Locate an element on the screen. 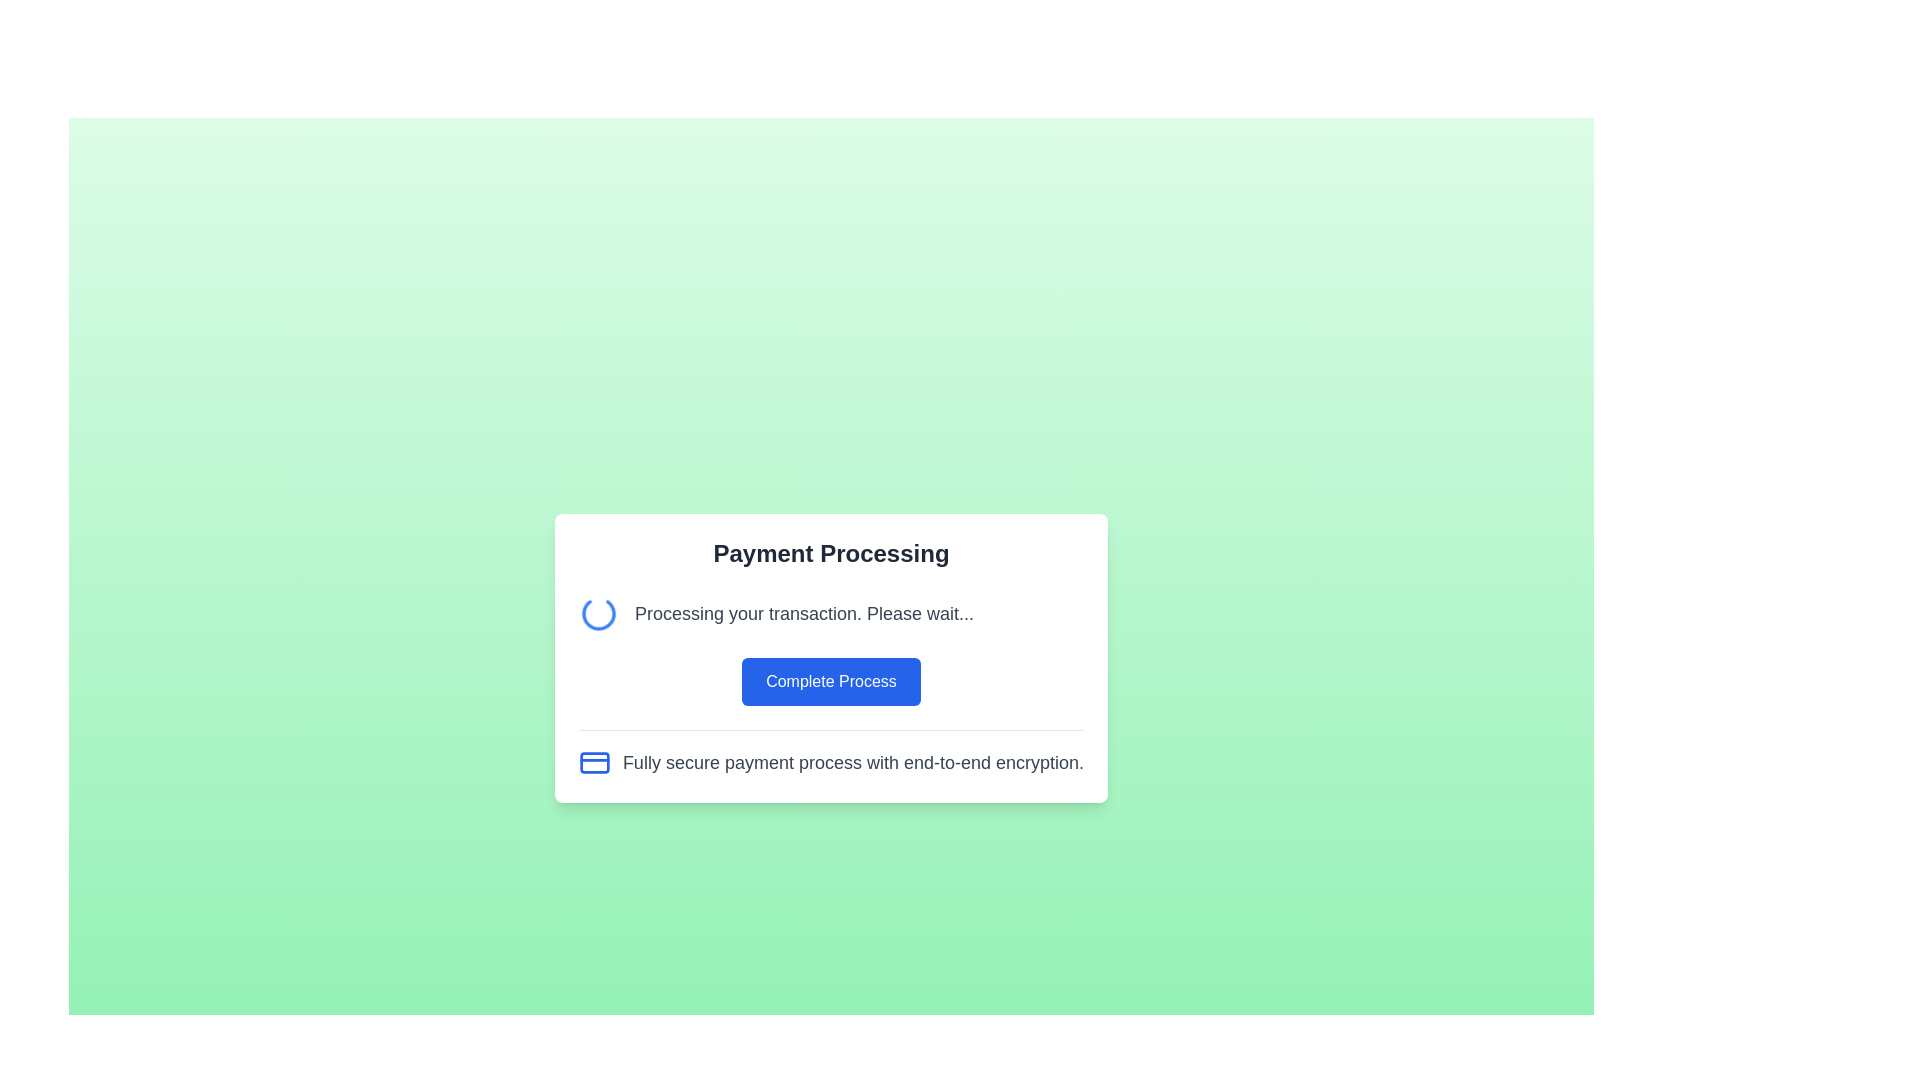  the 'Complete Process' button is located at coordinates (831, 658).